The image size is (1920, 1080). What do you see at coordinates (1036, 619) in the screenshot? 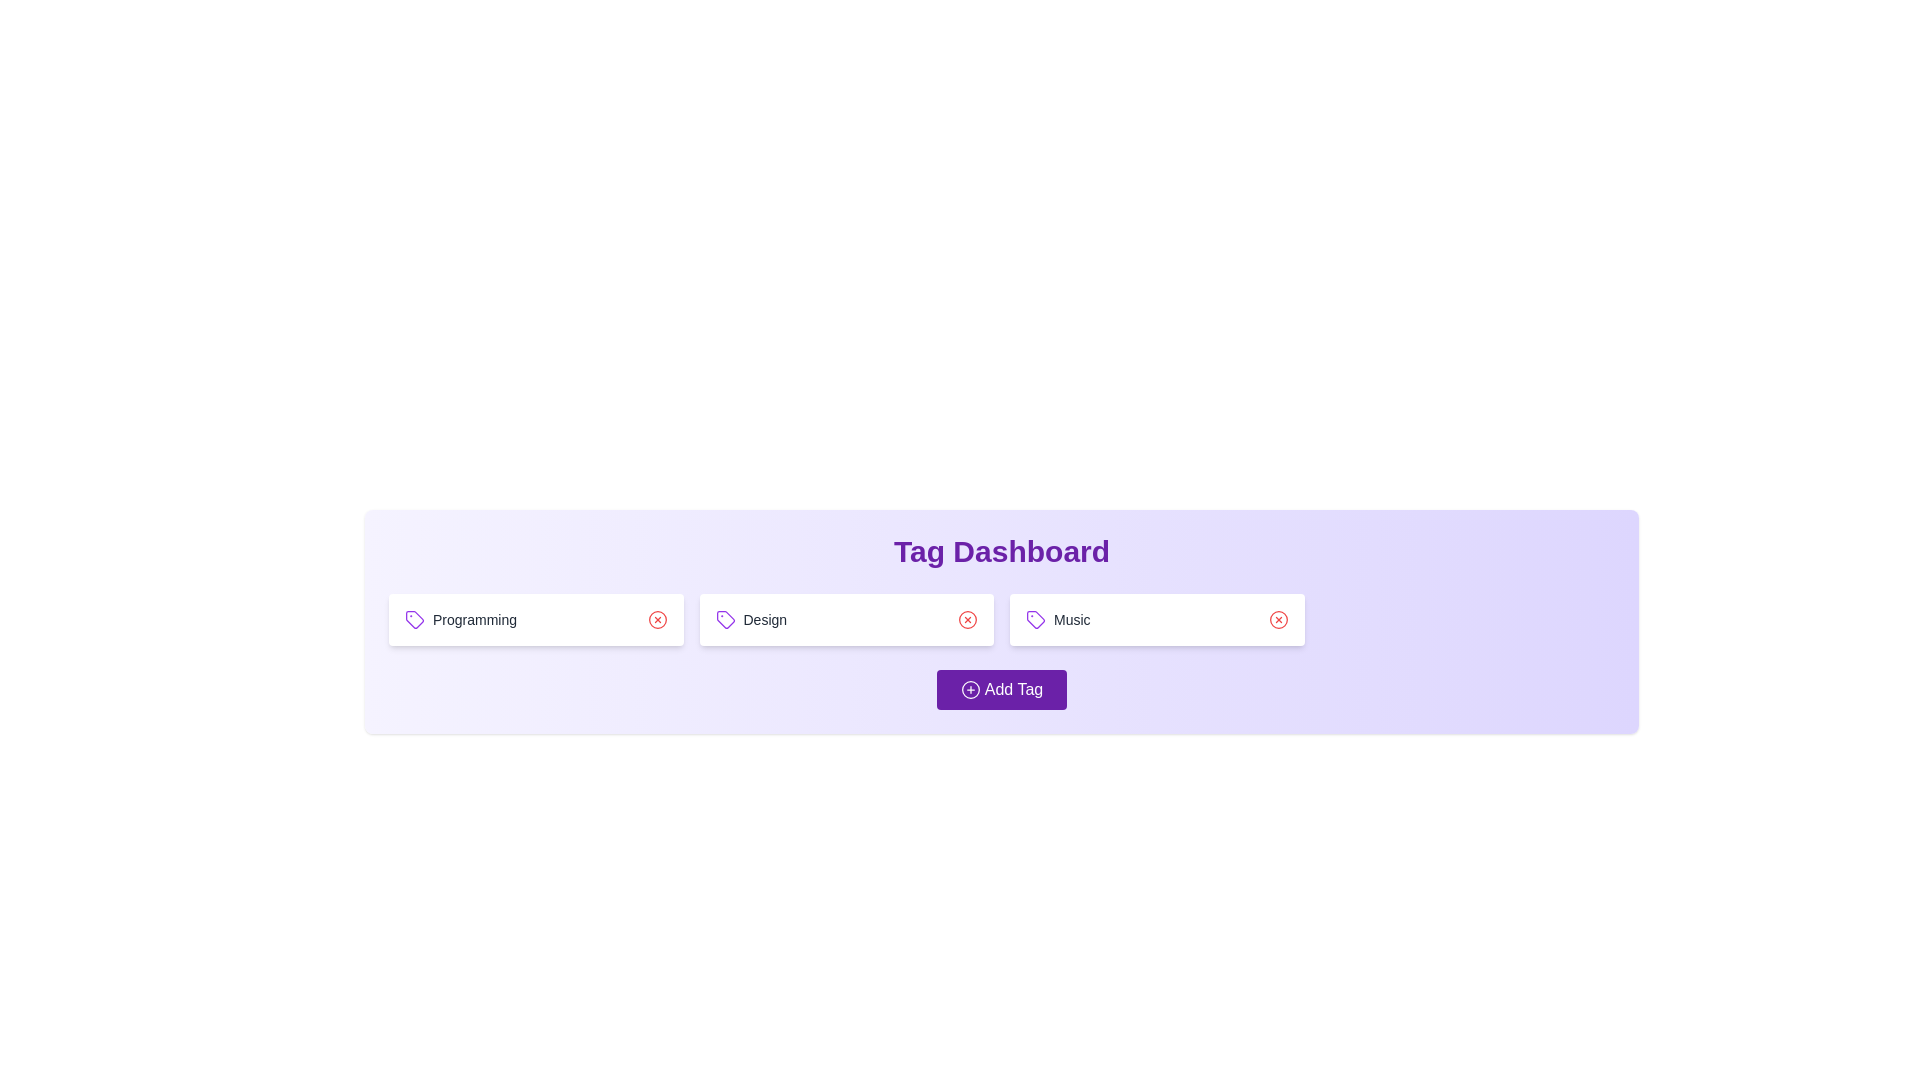
I see `the decorative 'Music' icon located at the leftmost side of the third card in the 'Tag Dashboard' interface` at bounding box center [1036, 619].